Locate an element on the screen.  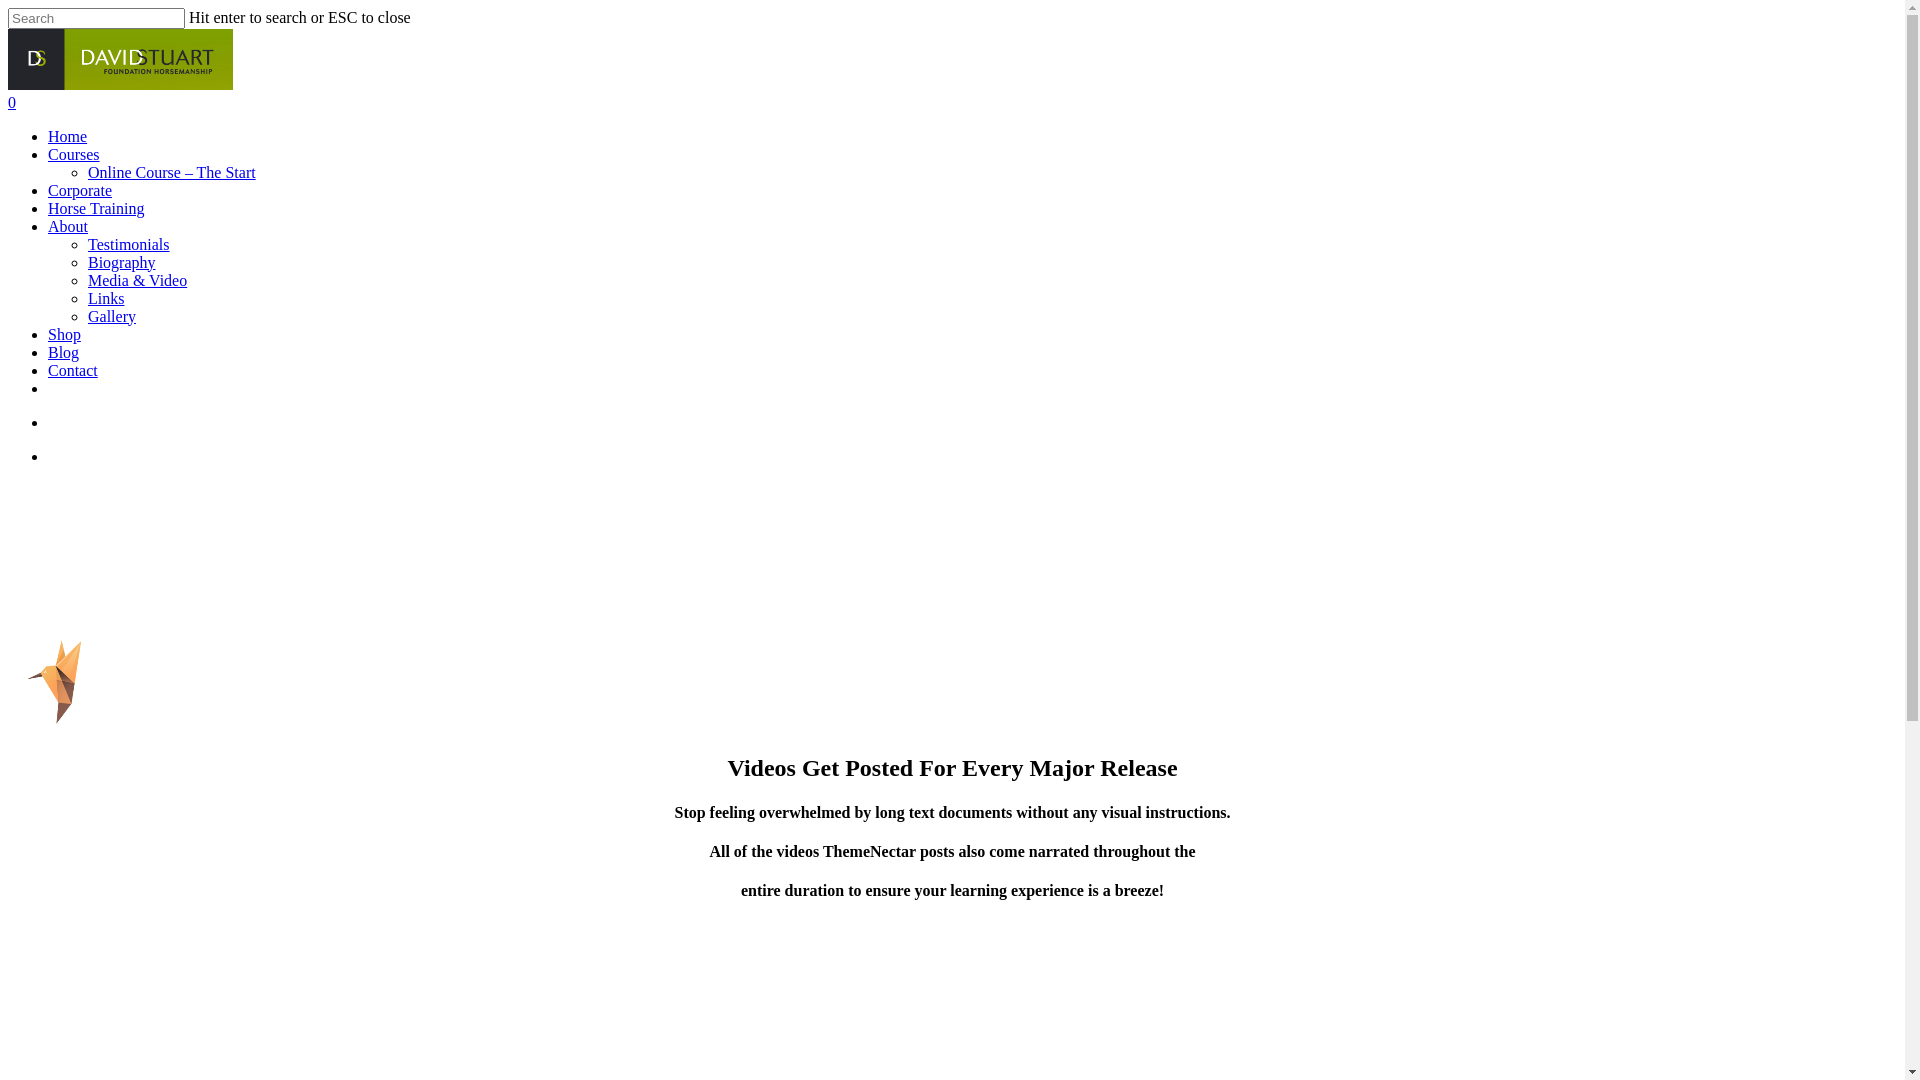
'About' is located at coordinates (48, 225).